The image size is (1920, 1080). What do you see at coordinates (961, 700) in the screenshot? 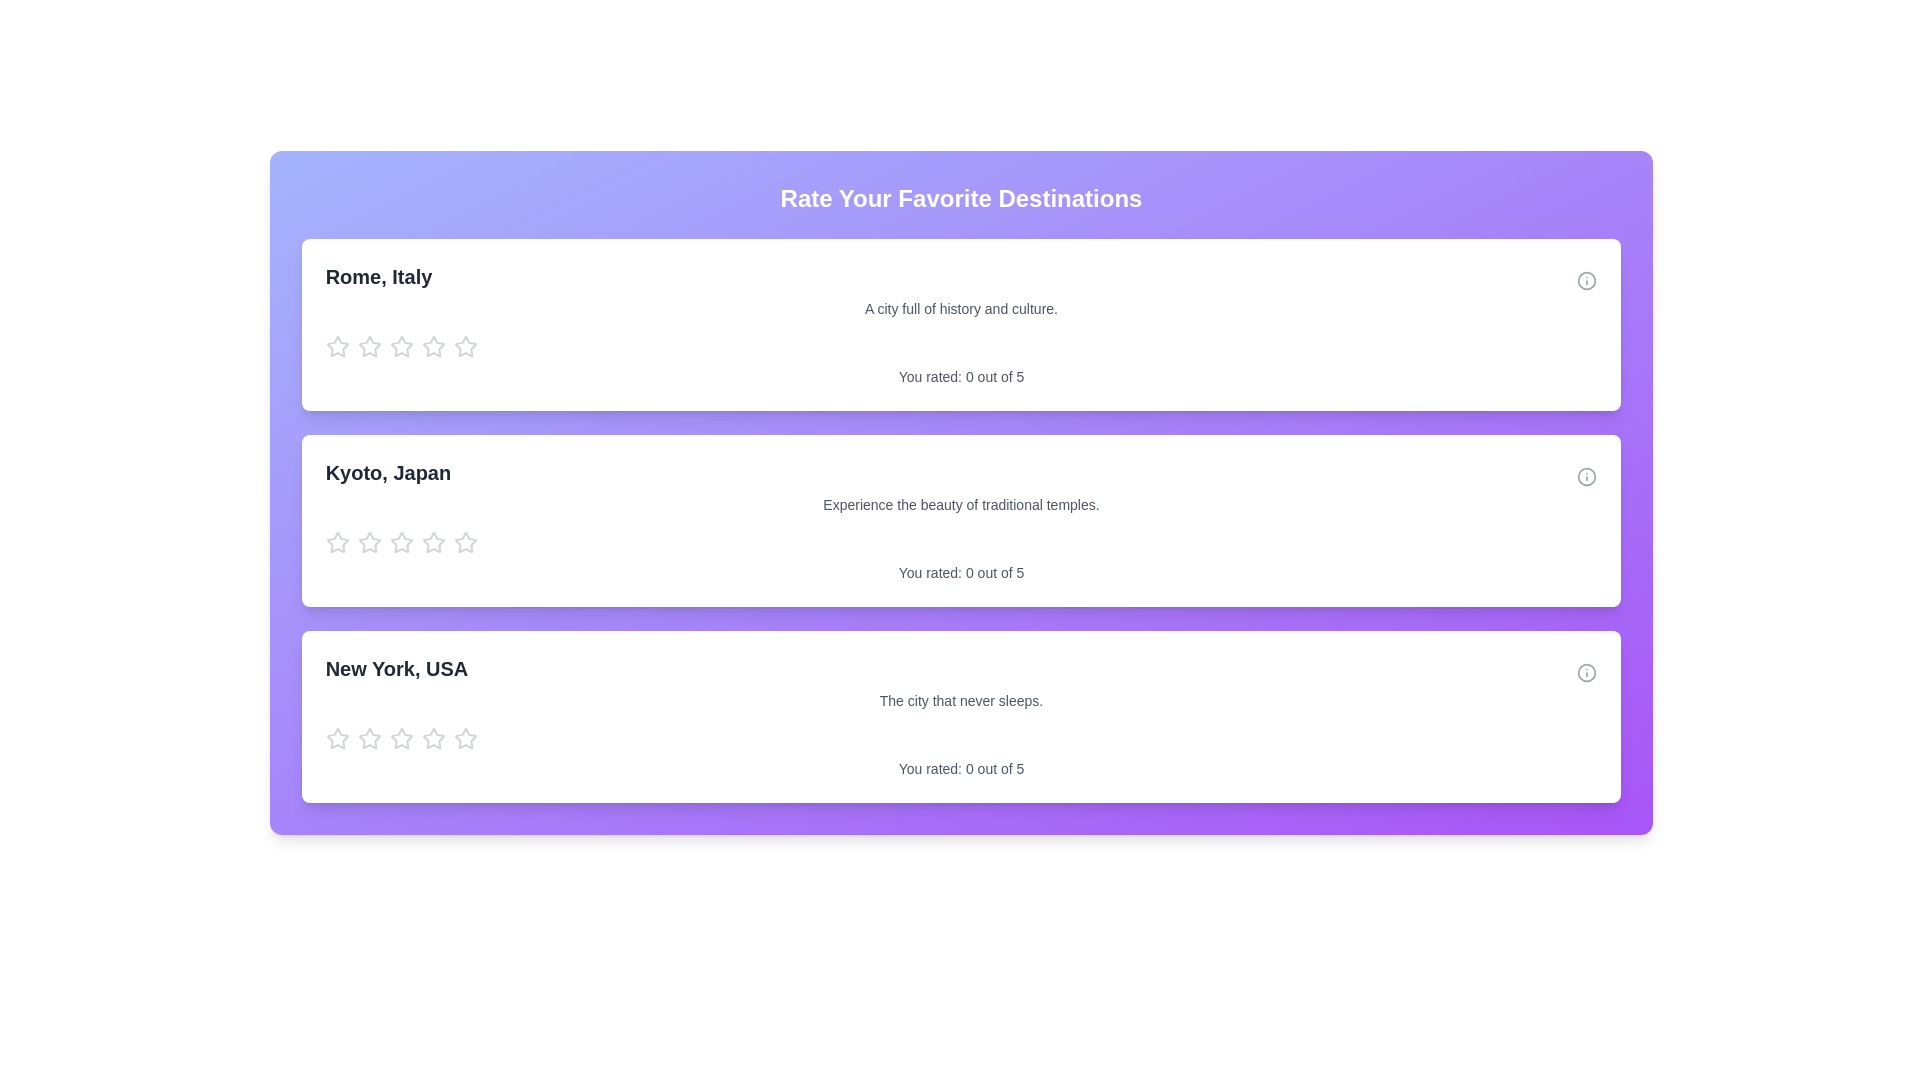
I see `the static text label displaying 'The city that never sleeps.' located in the third card below the heading 'New York, USA'` at bounding box center [961, 700].